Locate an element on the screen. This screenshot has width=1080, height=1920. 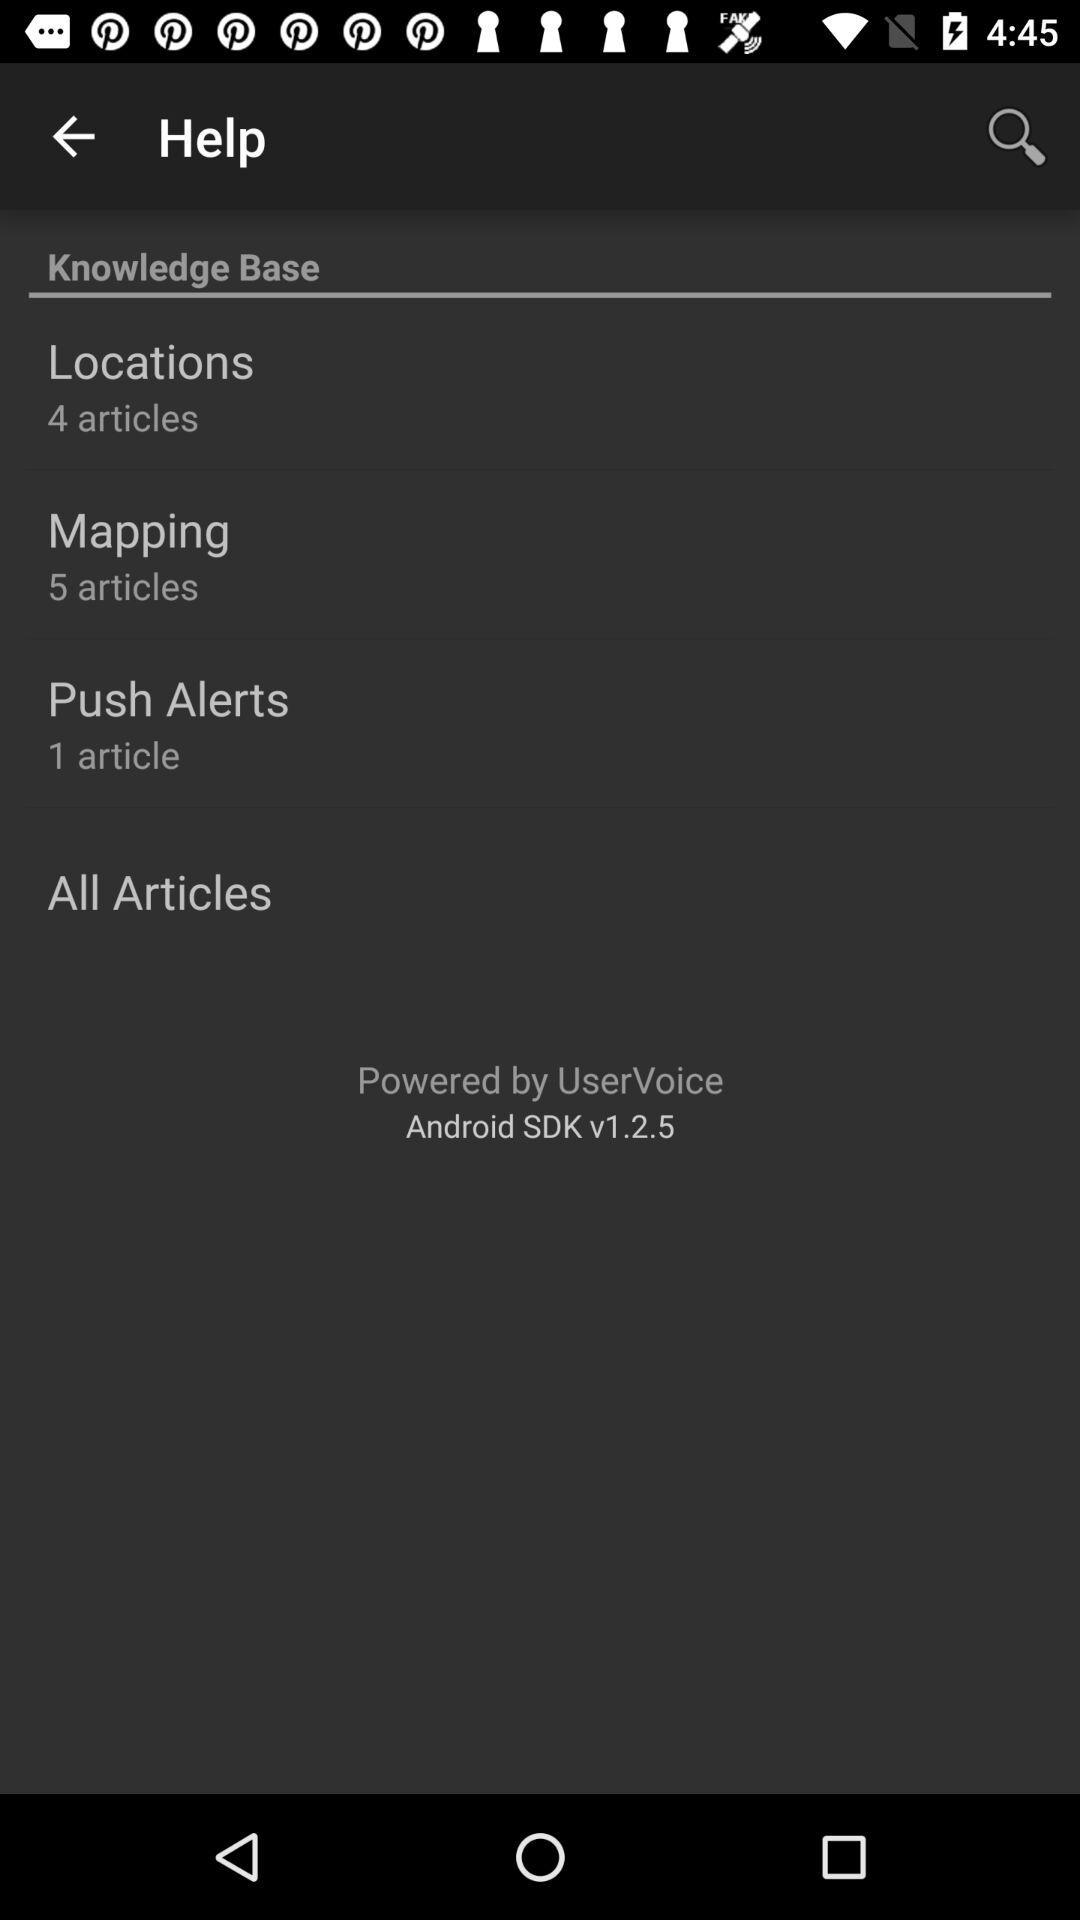
the item below the mapping icon is located at coordinates (123, 584).